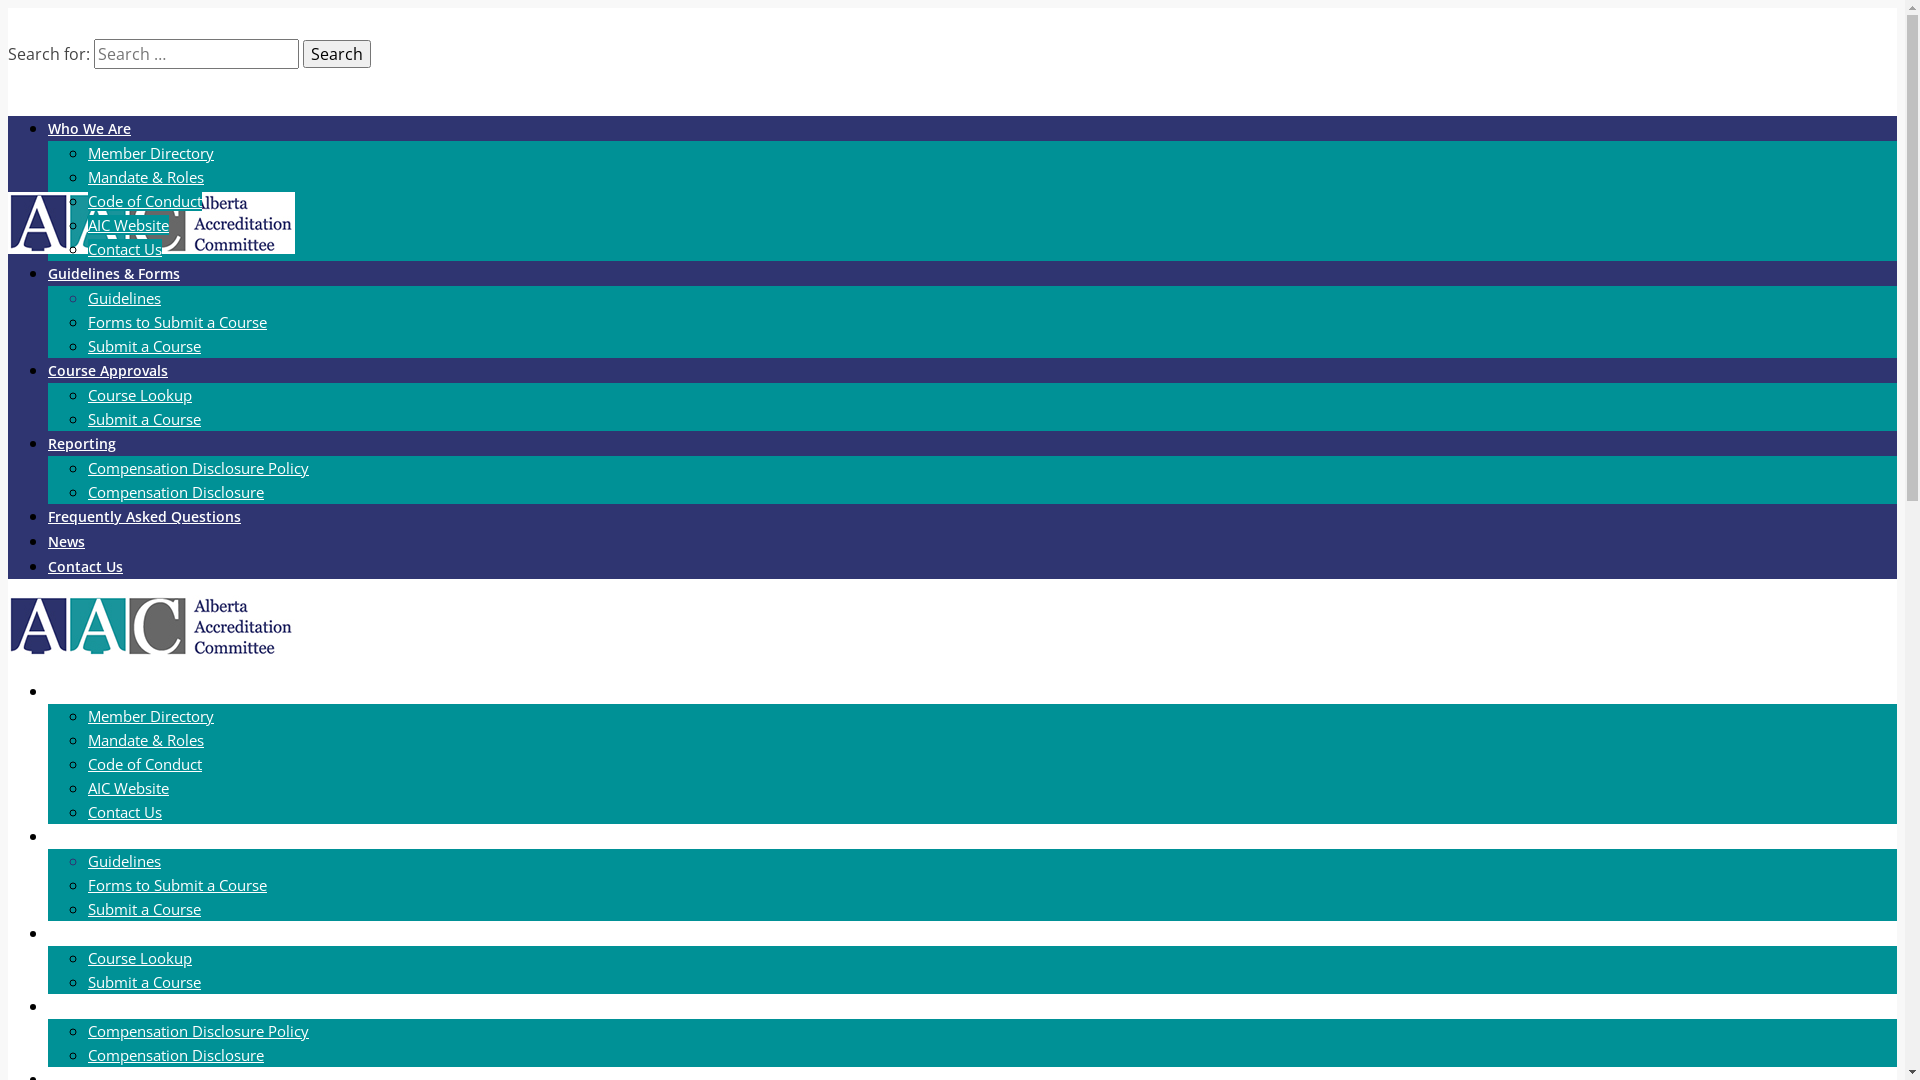  I want to click on 'Mandate & Roles', so click(144, 740).